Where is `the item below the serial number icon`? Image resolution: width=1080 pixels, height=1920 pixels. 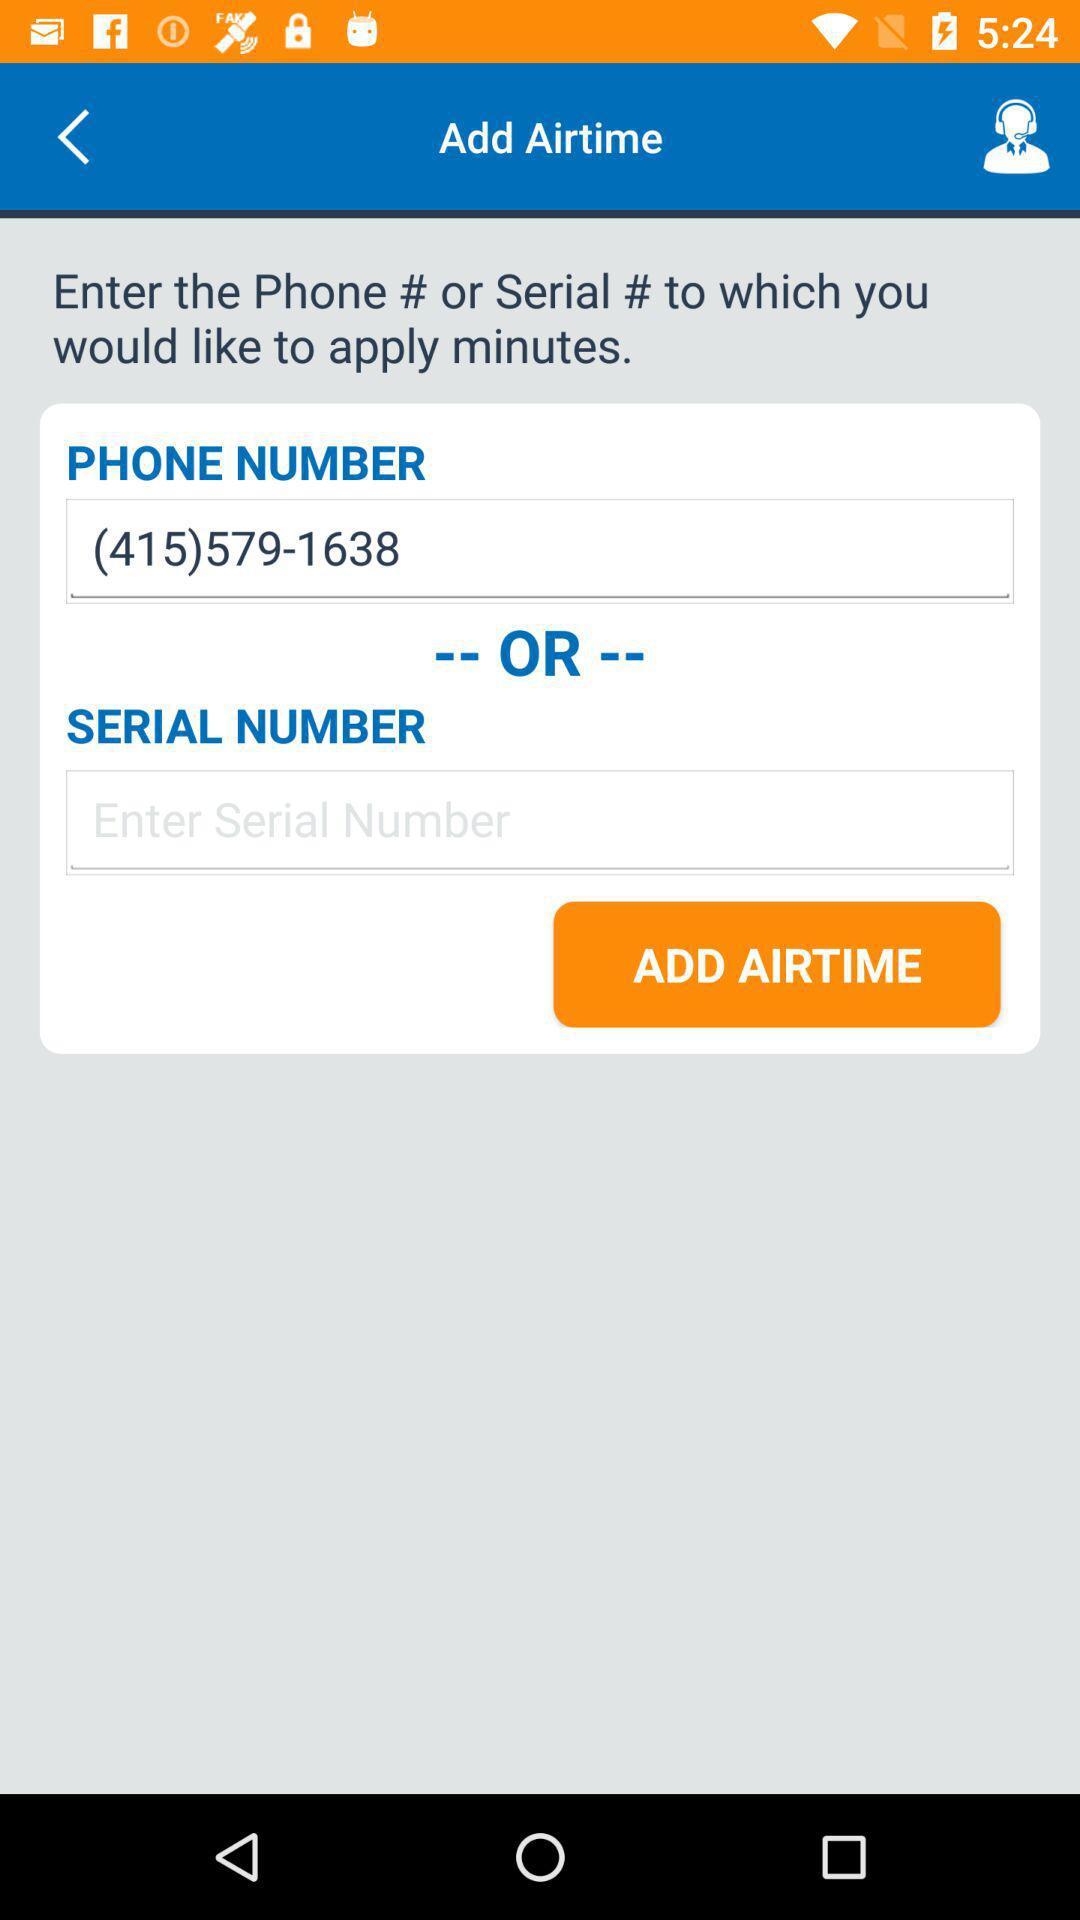 the item below the serial number icon is located at coordinates (540, 822).